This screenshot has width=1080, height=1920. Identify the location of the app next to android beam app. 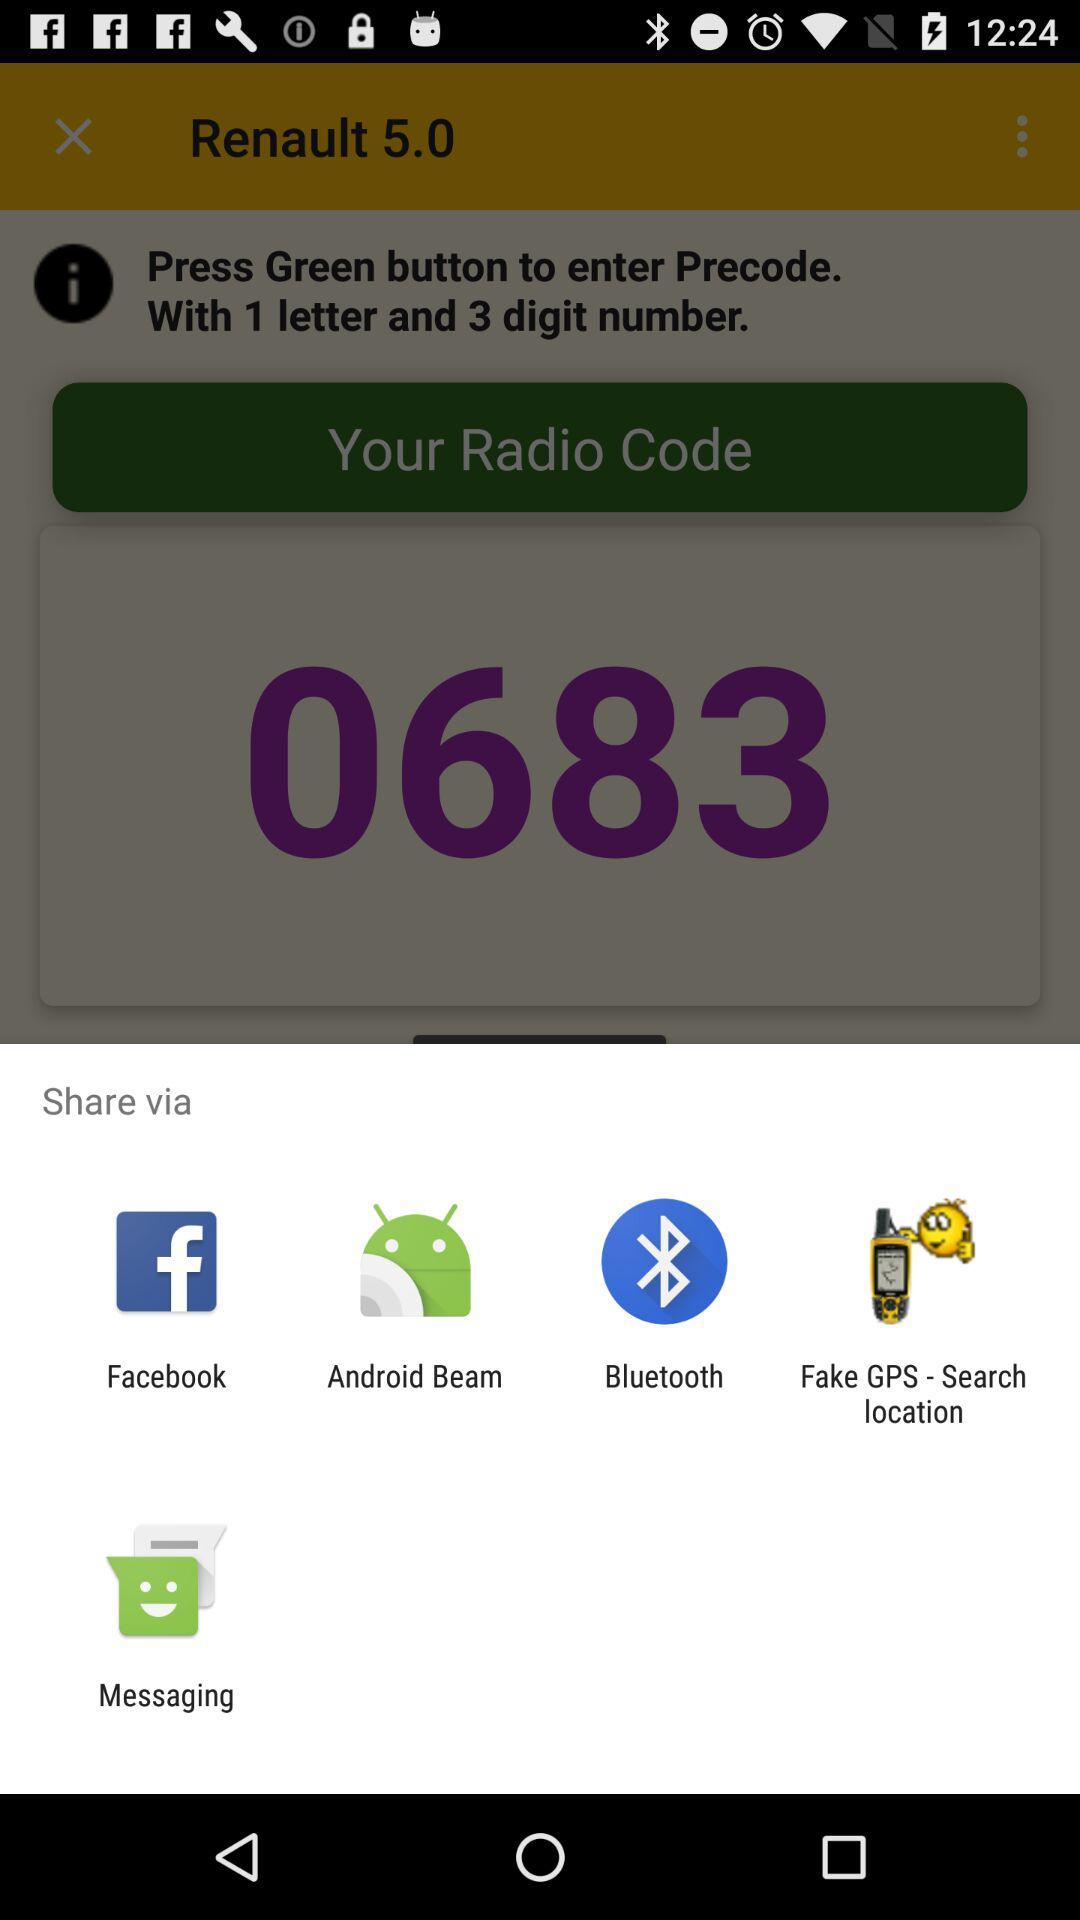
(165, 1392).